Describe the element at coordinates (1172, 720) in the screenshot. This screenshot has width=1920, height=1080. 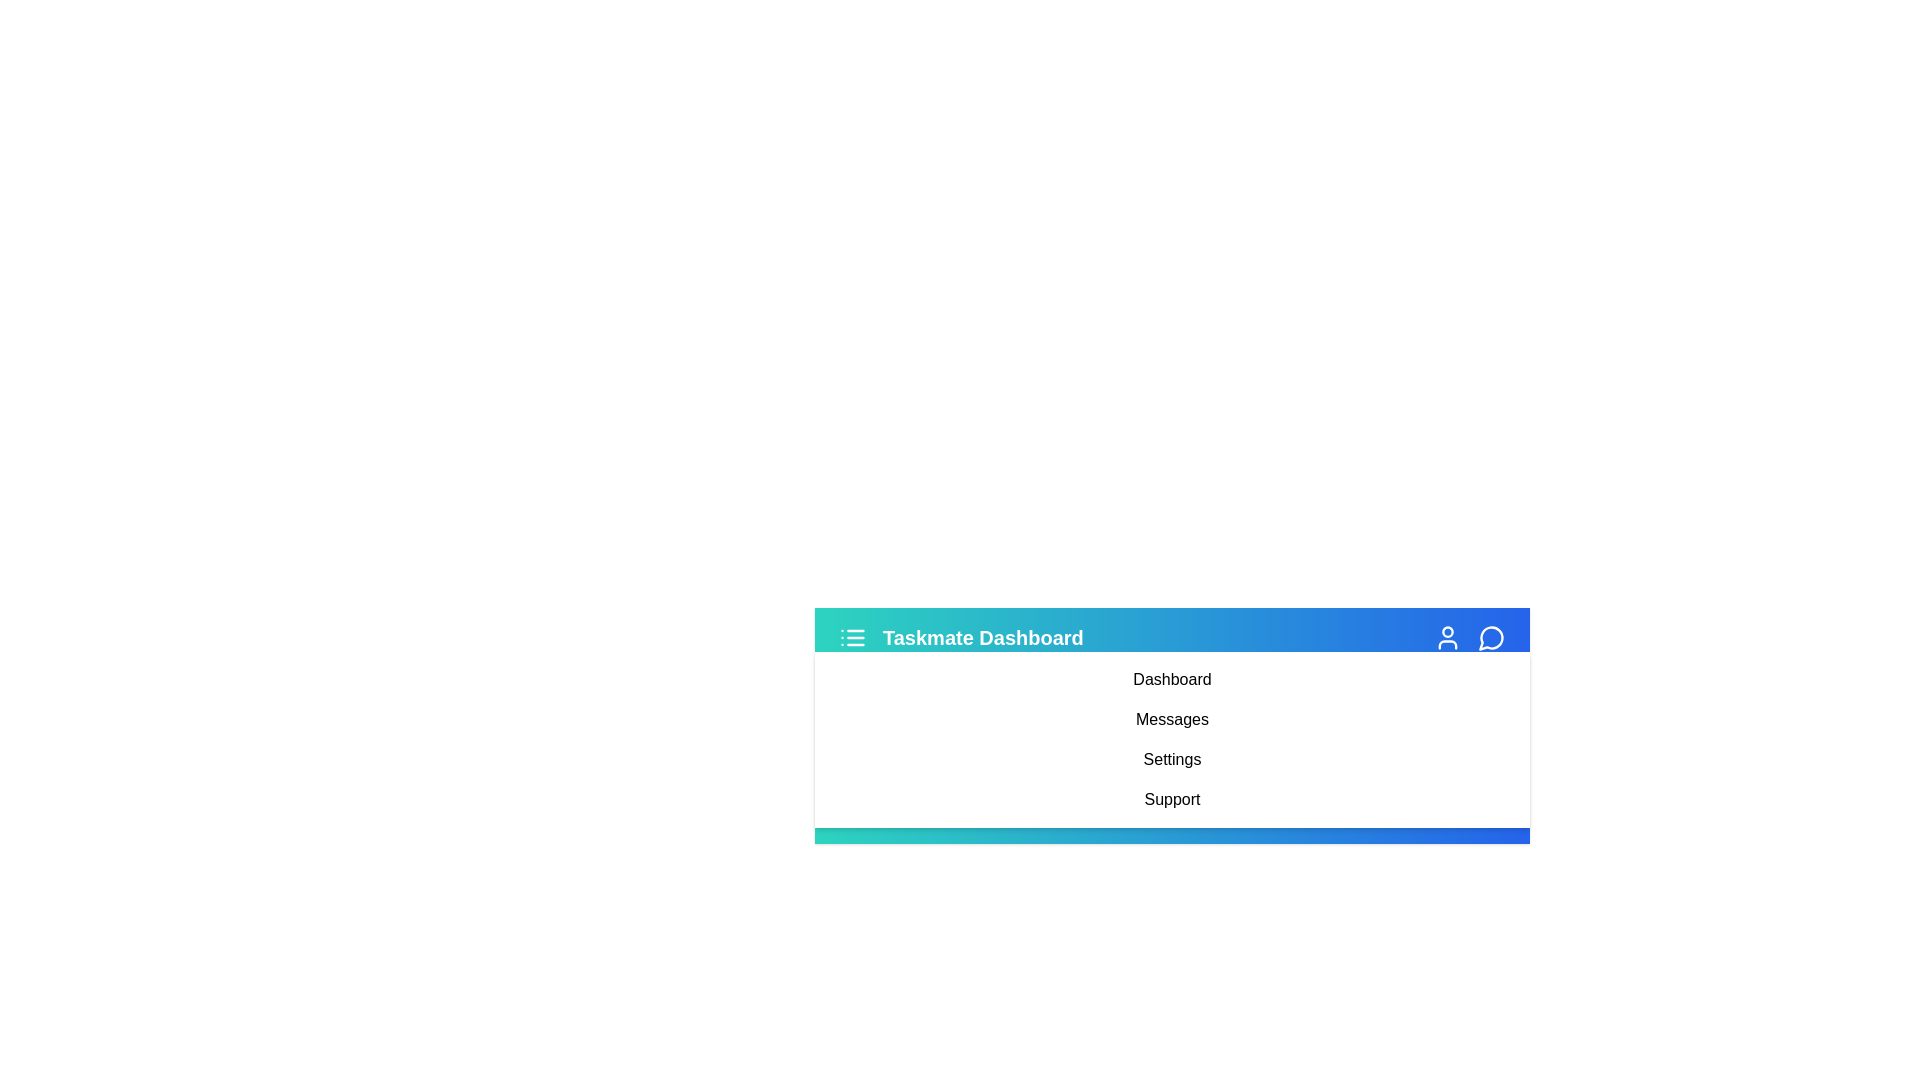
I see `the 'Messages' link in the sidebar to navigate to the 'Messages' section` at that location.